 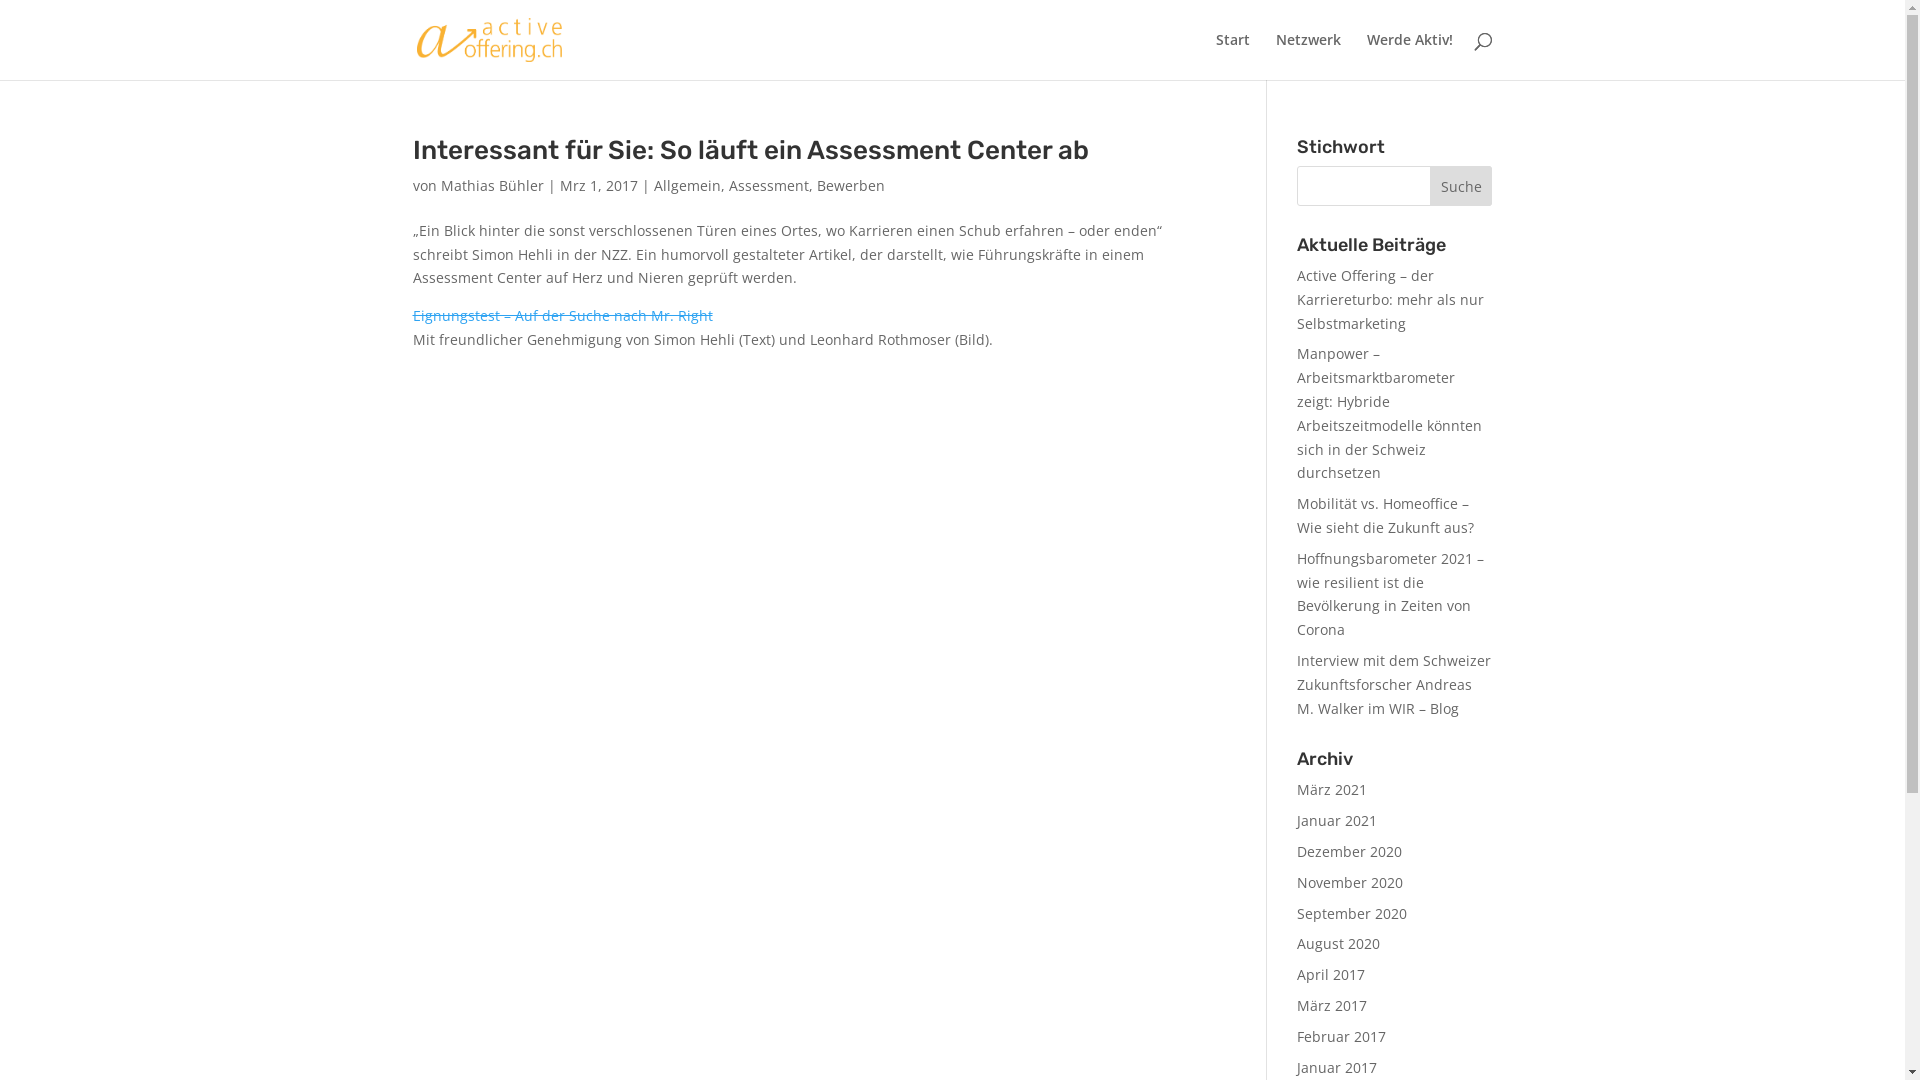 What do you see at coordinates (1461, 185) in the screenshot?
I see `'Suche'` at bounding box center [1461, 185].